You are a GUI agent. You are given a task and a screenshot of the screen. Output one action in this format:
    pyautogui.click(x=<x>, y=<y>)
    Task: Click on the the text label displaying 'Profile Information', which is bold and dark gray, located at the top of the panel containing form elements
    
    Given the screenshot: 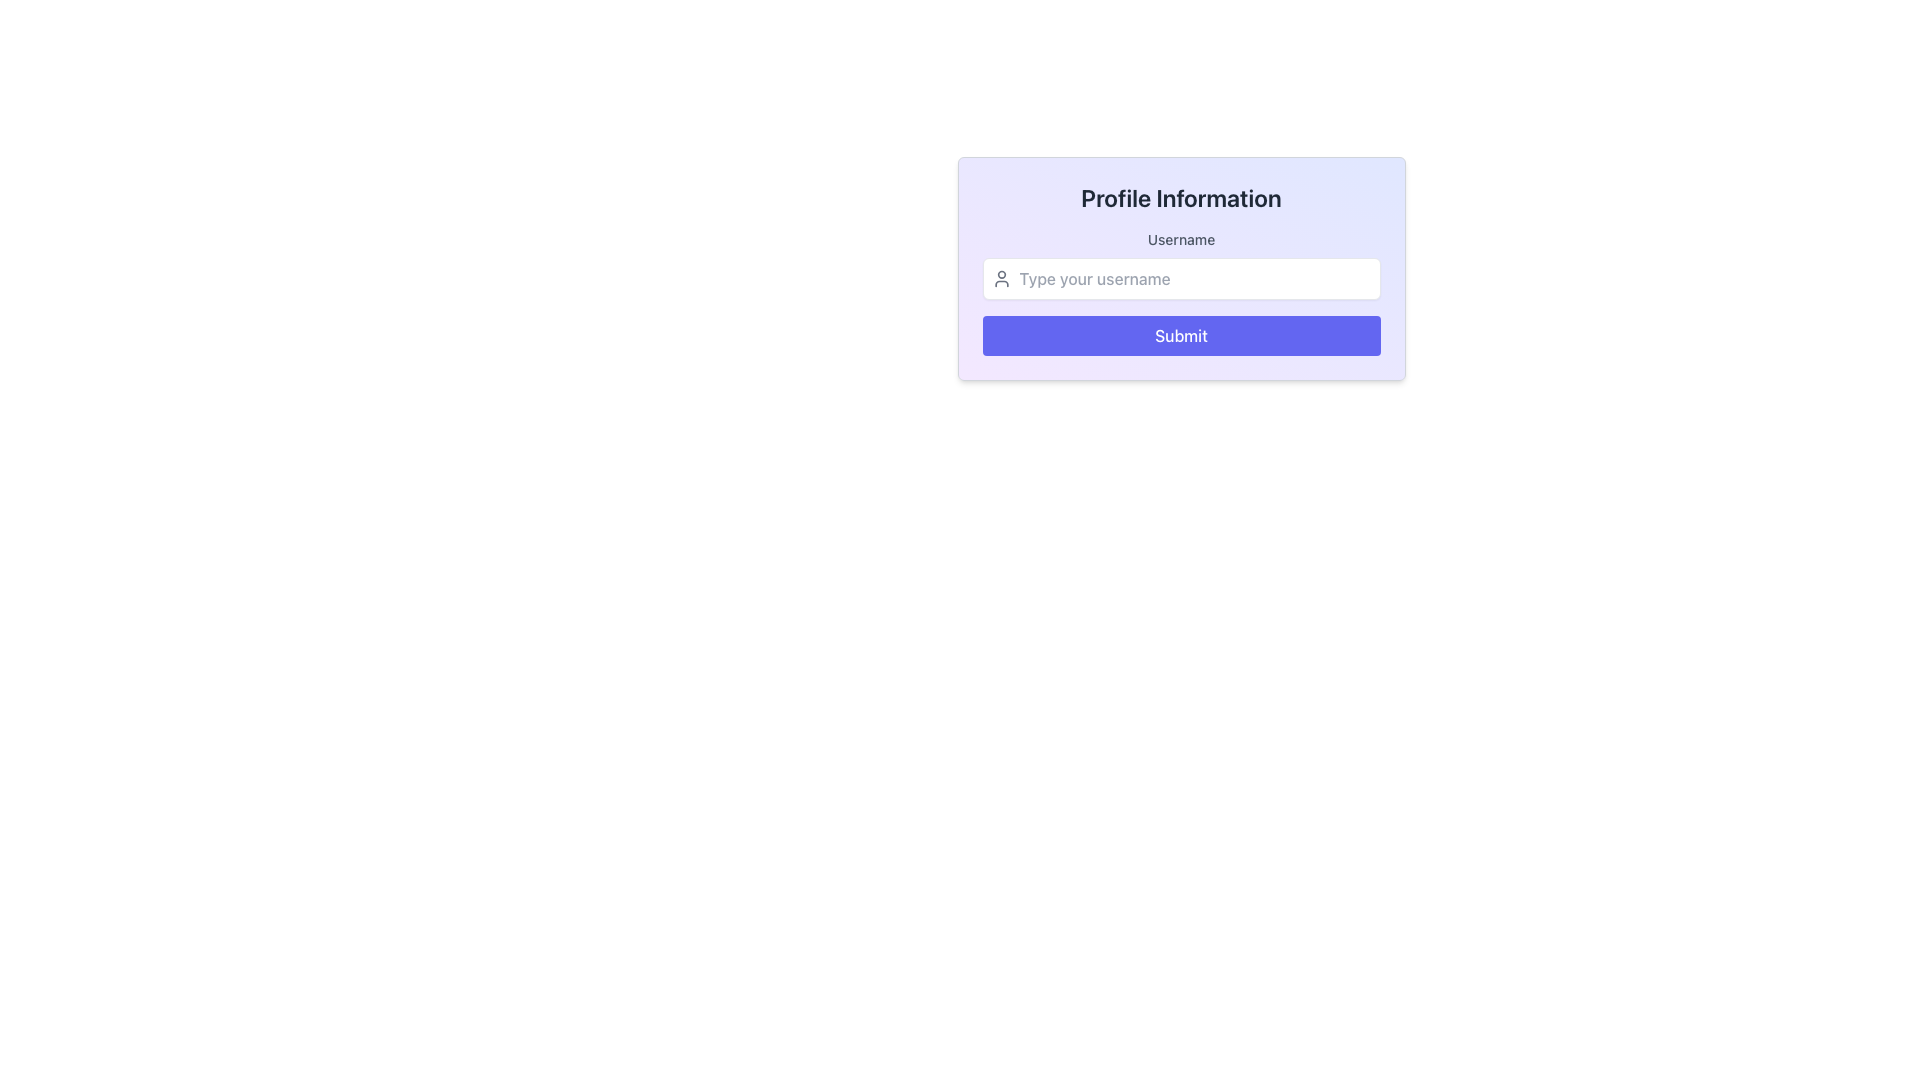 What is the action you would take?
    pyautogui.click(x=1181, y=197)
    